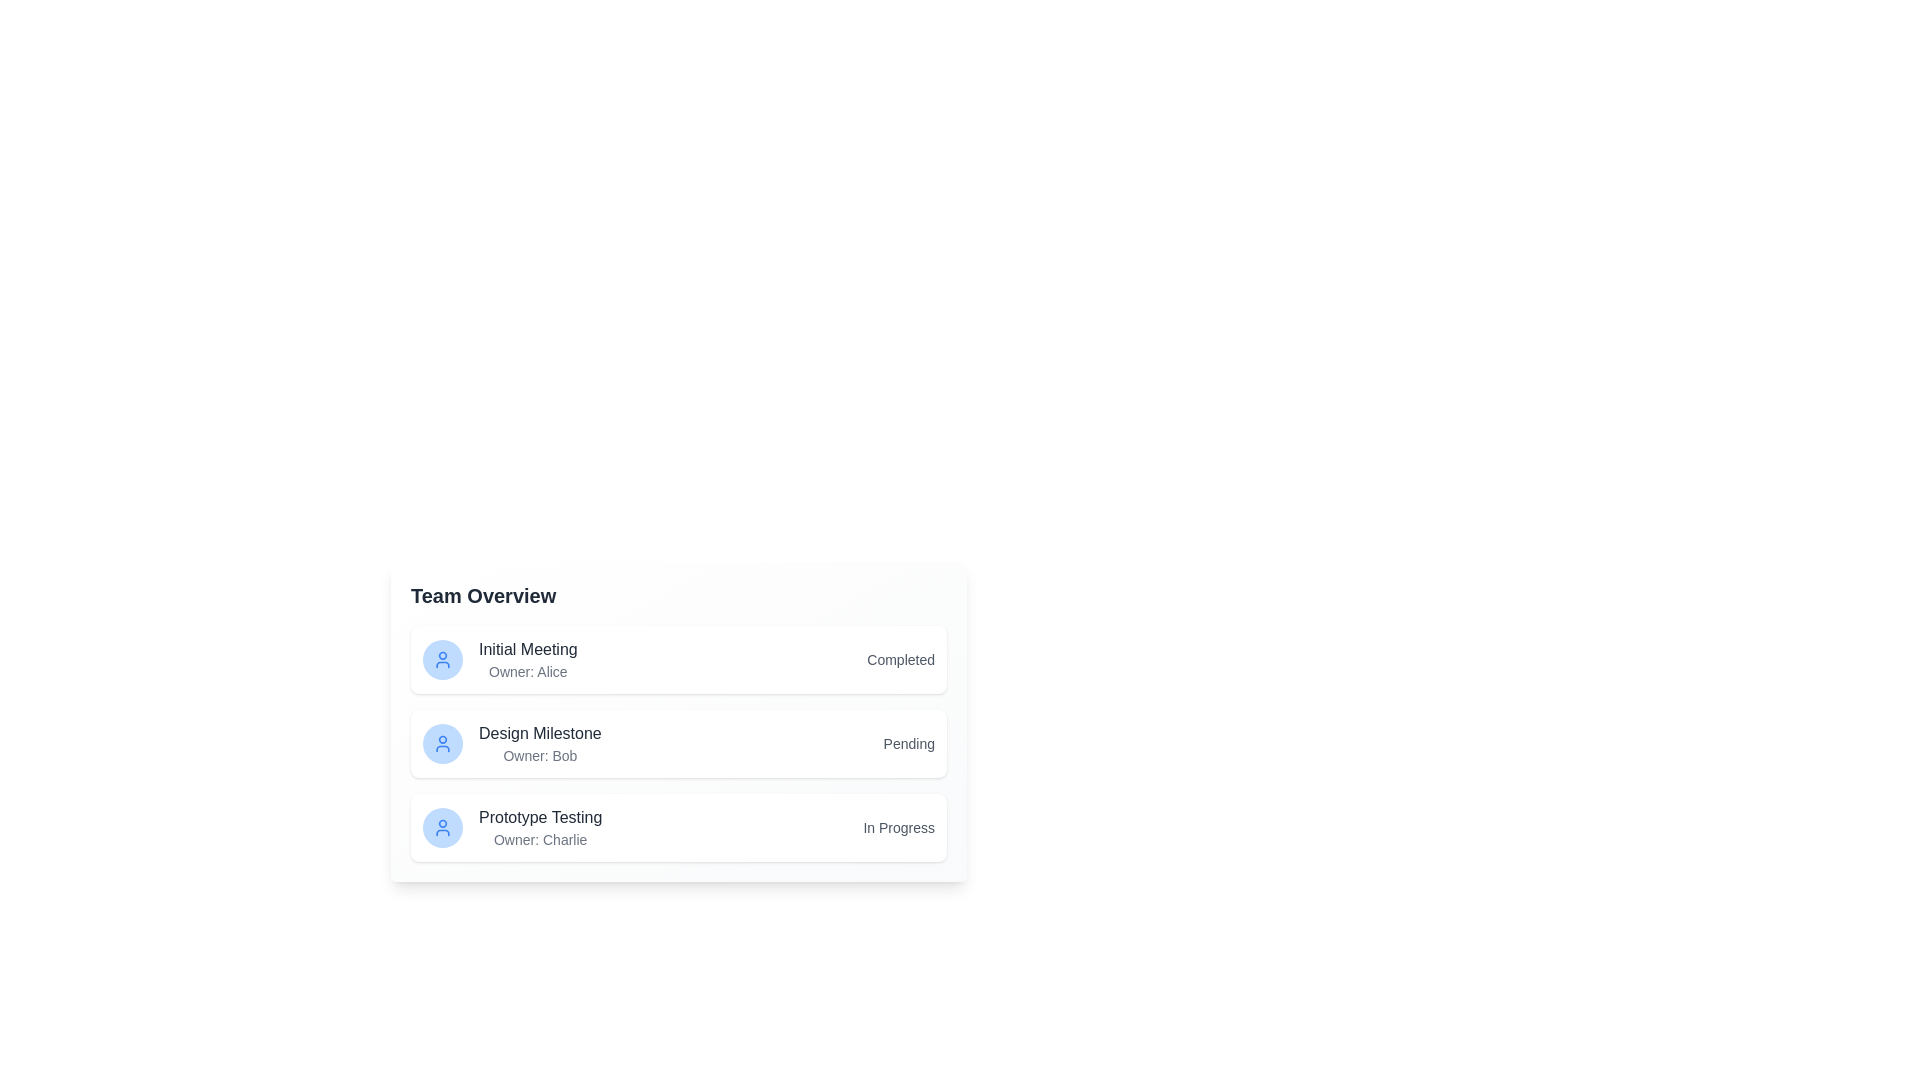 This screenshot has width=1920, height=1080. What do you see at coordinates (441, 828) in the screenshot?
I see `the circular blue Profile/Avatar Icon with a user icon in the center, located in the 'Prototype Testing' section` at bounding box center [441, 828].